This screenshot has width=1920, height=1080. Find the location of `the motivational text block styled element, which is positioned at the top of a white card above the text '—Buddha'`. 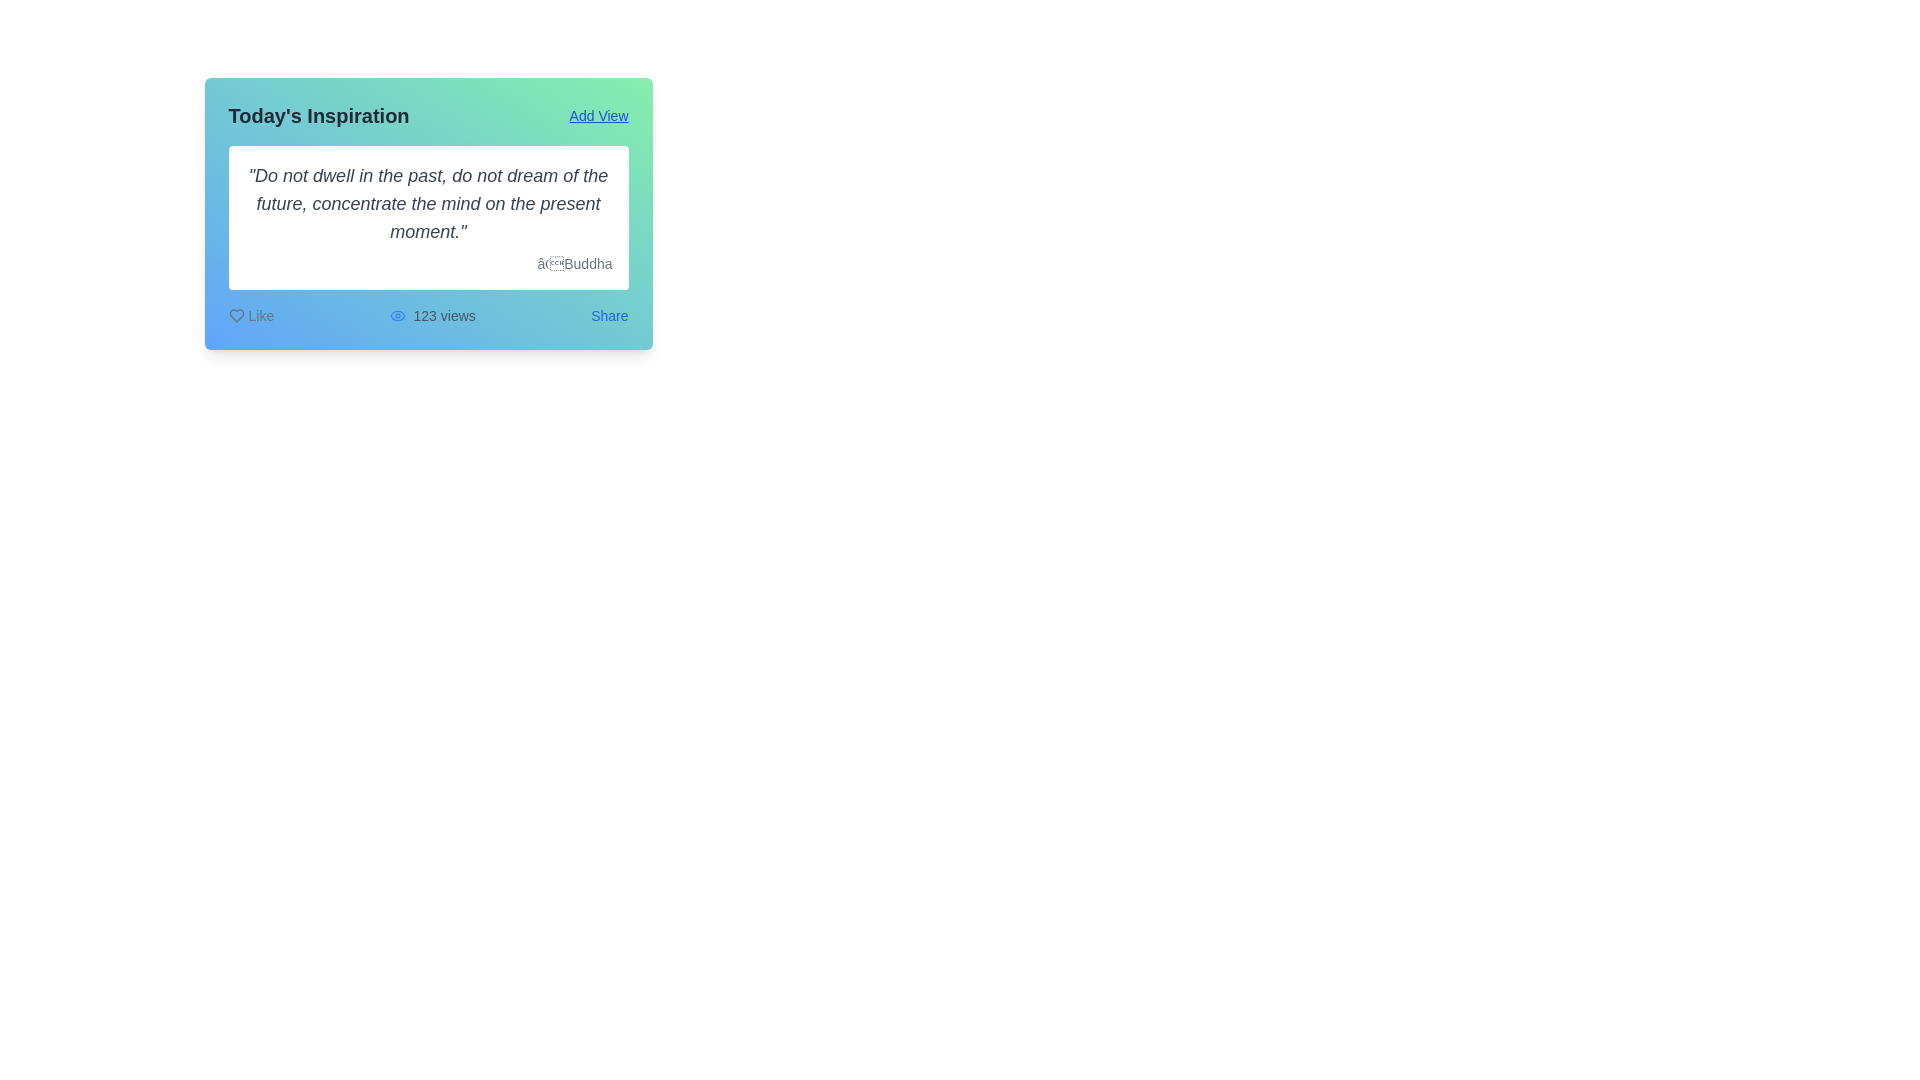

the motivational text block styled element, which is positioned at the top of a white card above the text '—Buddha' is located at coordinates (427, 204).